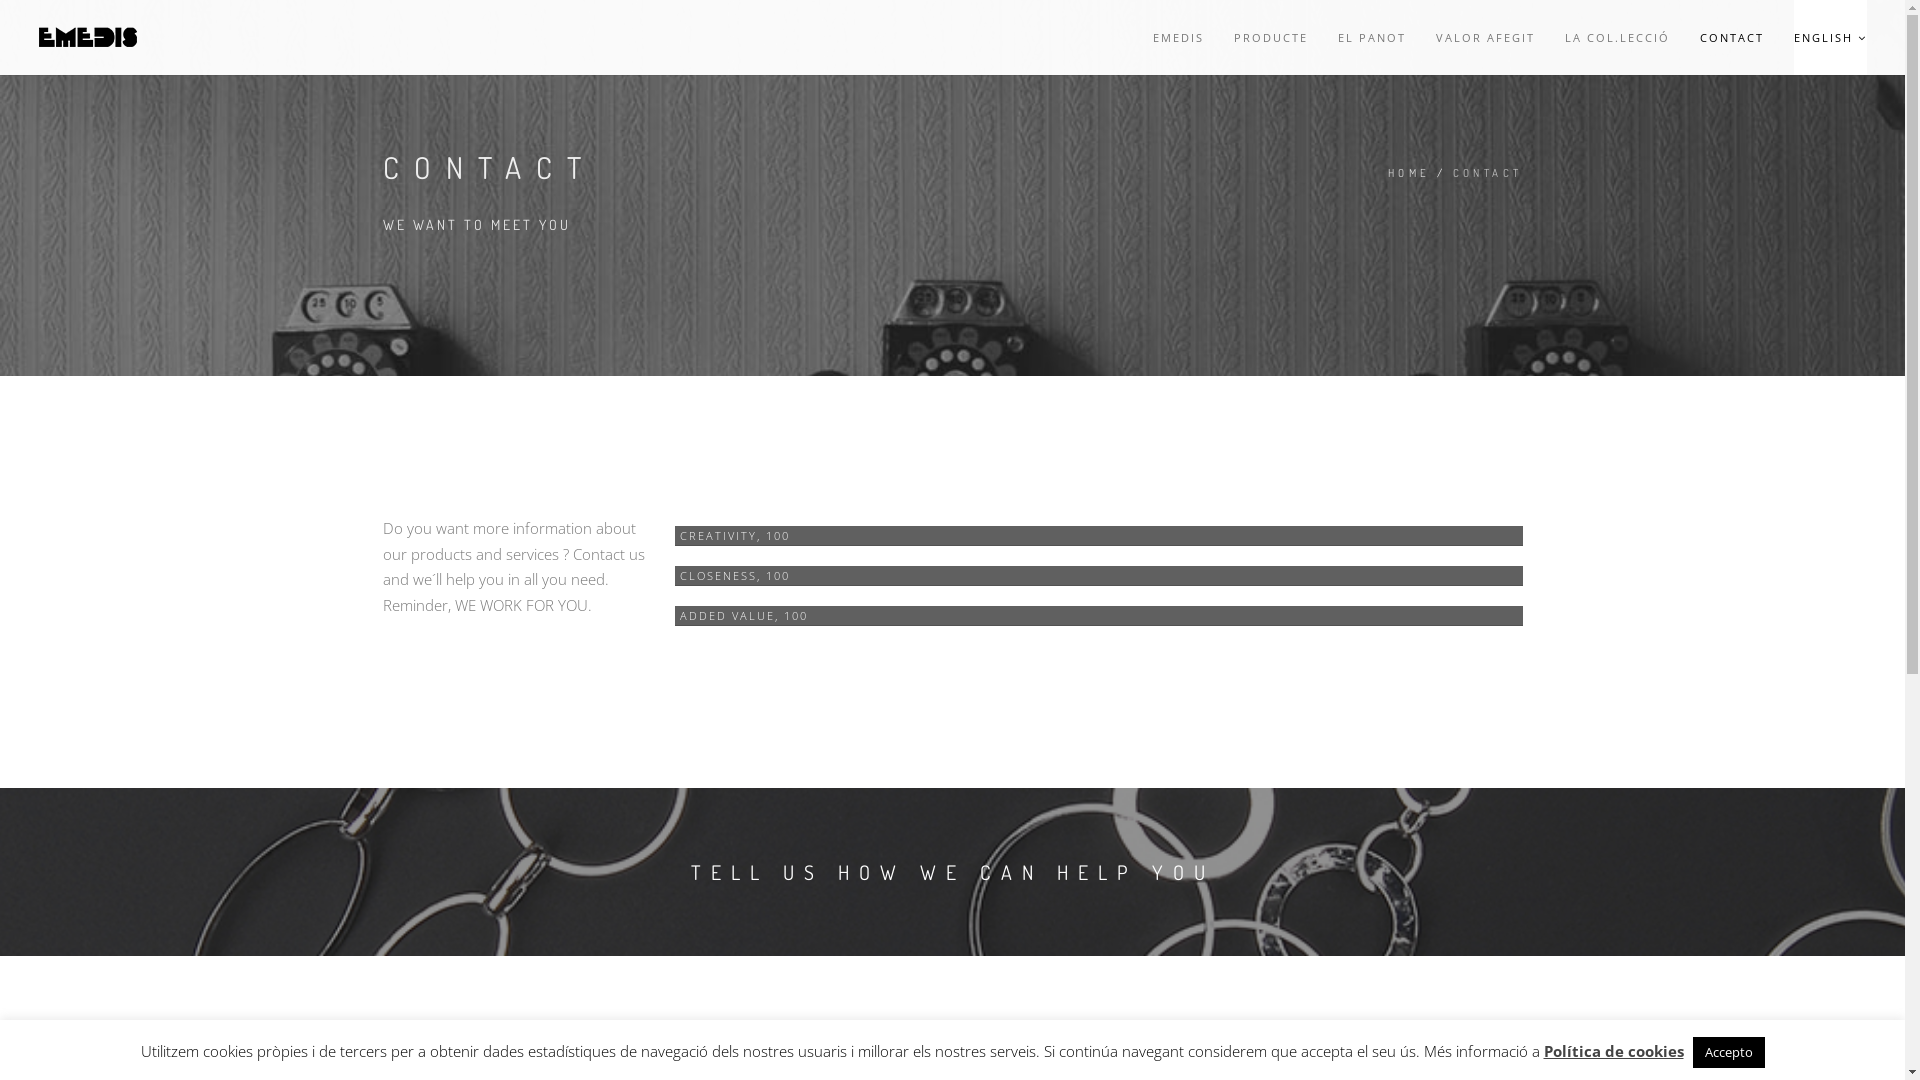 The image size is (1920, 1080). Describe the element at coordinates (1727, 1051) in the screenshot. I see `'Accepto'` at that location.